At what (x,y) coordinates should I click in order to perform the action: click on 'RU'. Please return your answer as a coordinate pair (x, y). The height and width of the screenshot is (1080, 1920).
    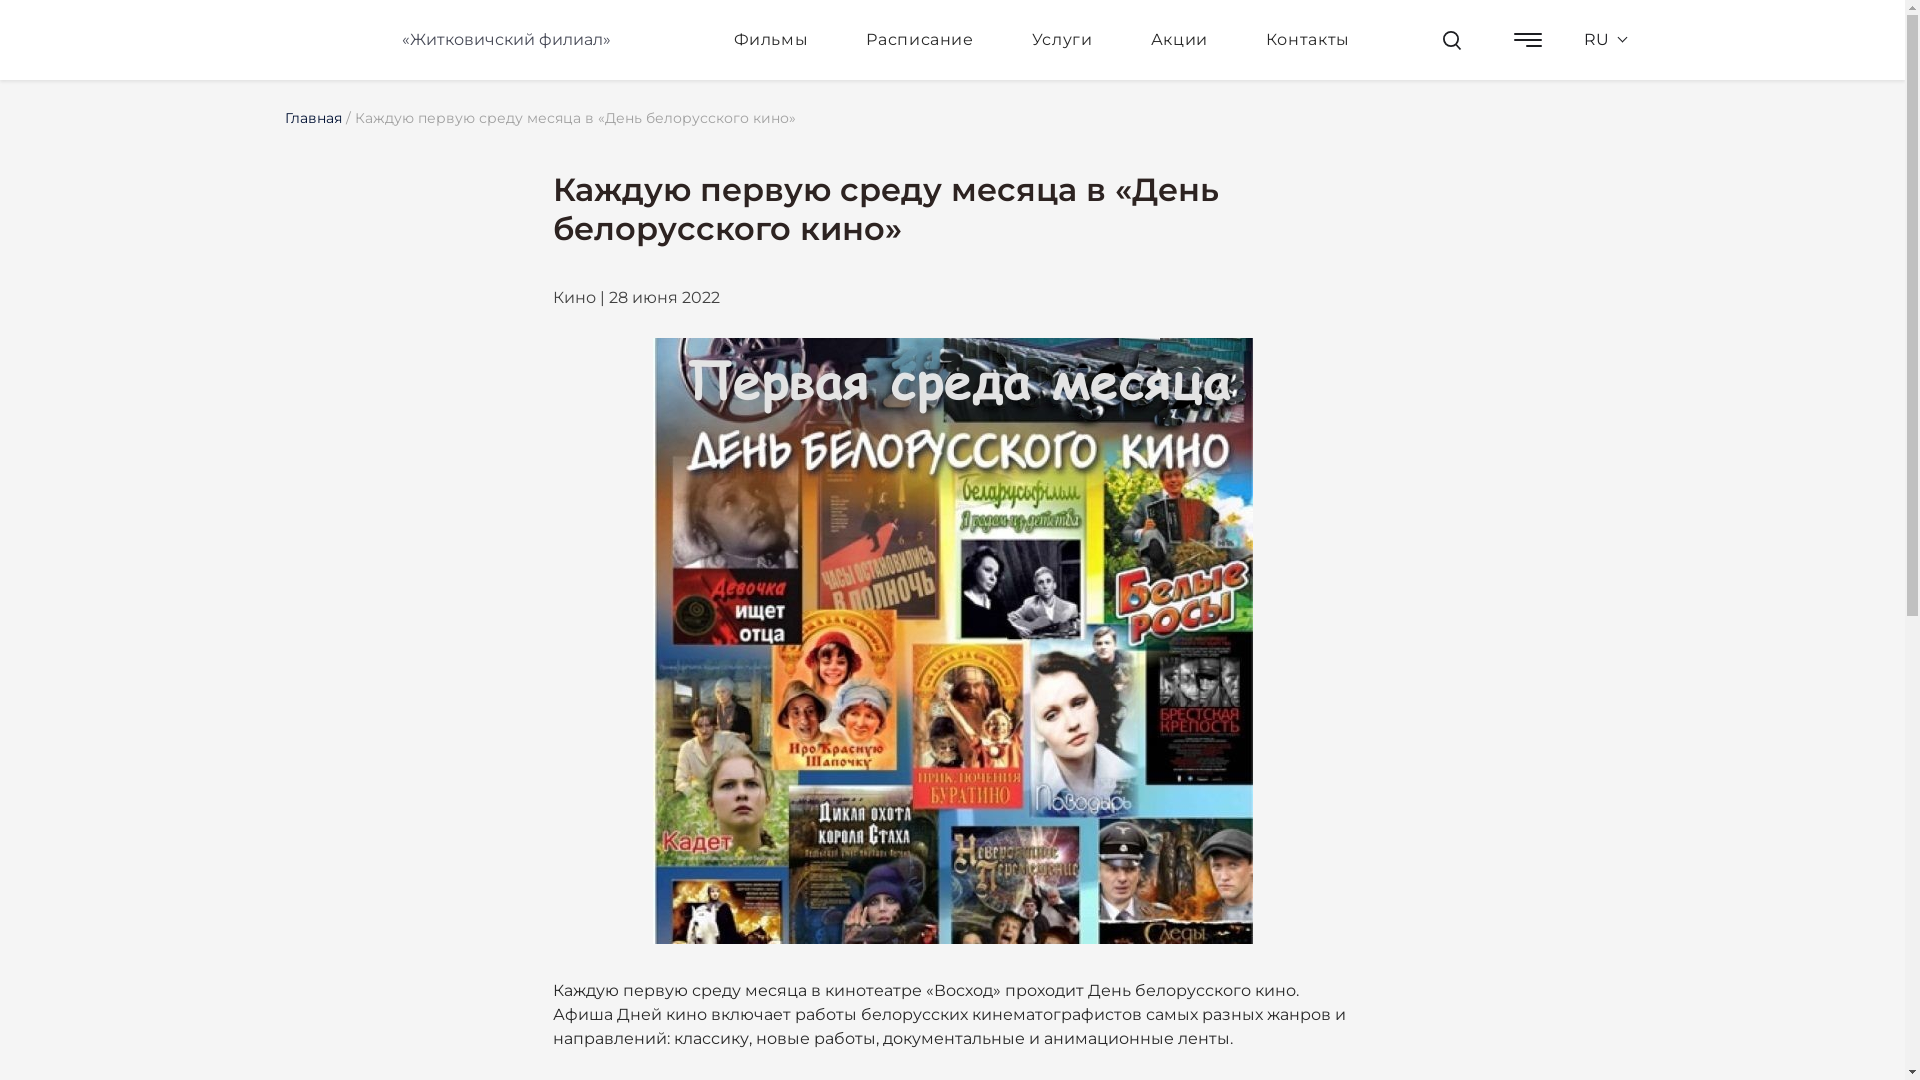
    Looking at the image, I should click on (1570, 39).